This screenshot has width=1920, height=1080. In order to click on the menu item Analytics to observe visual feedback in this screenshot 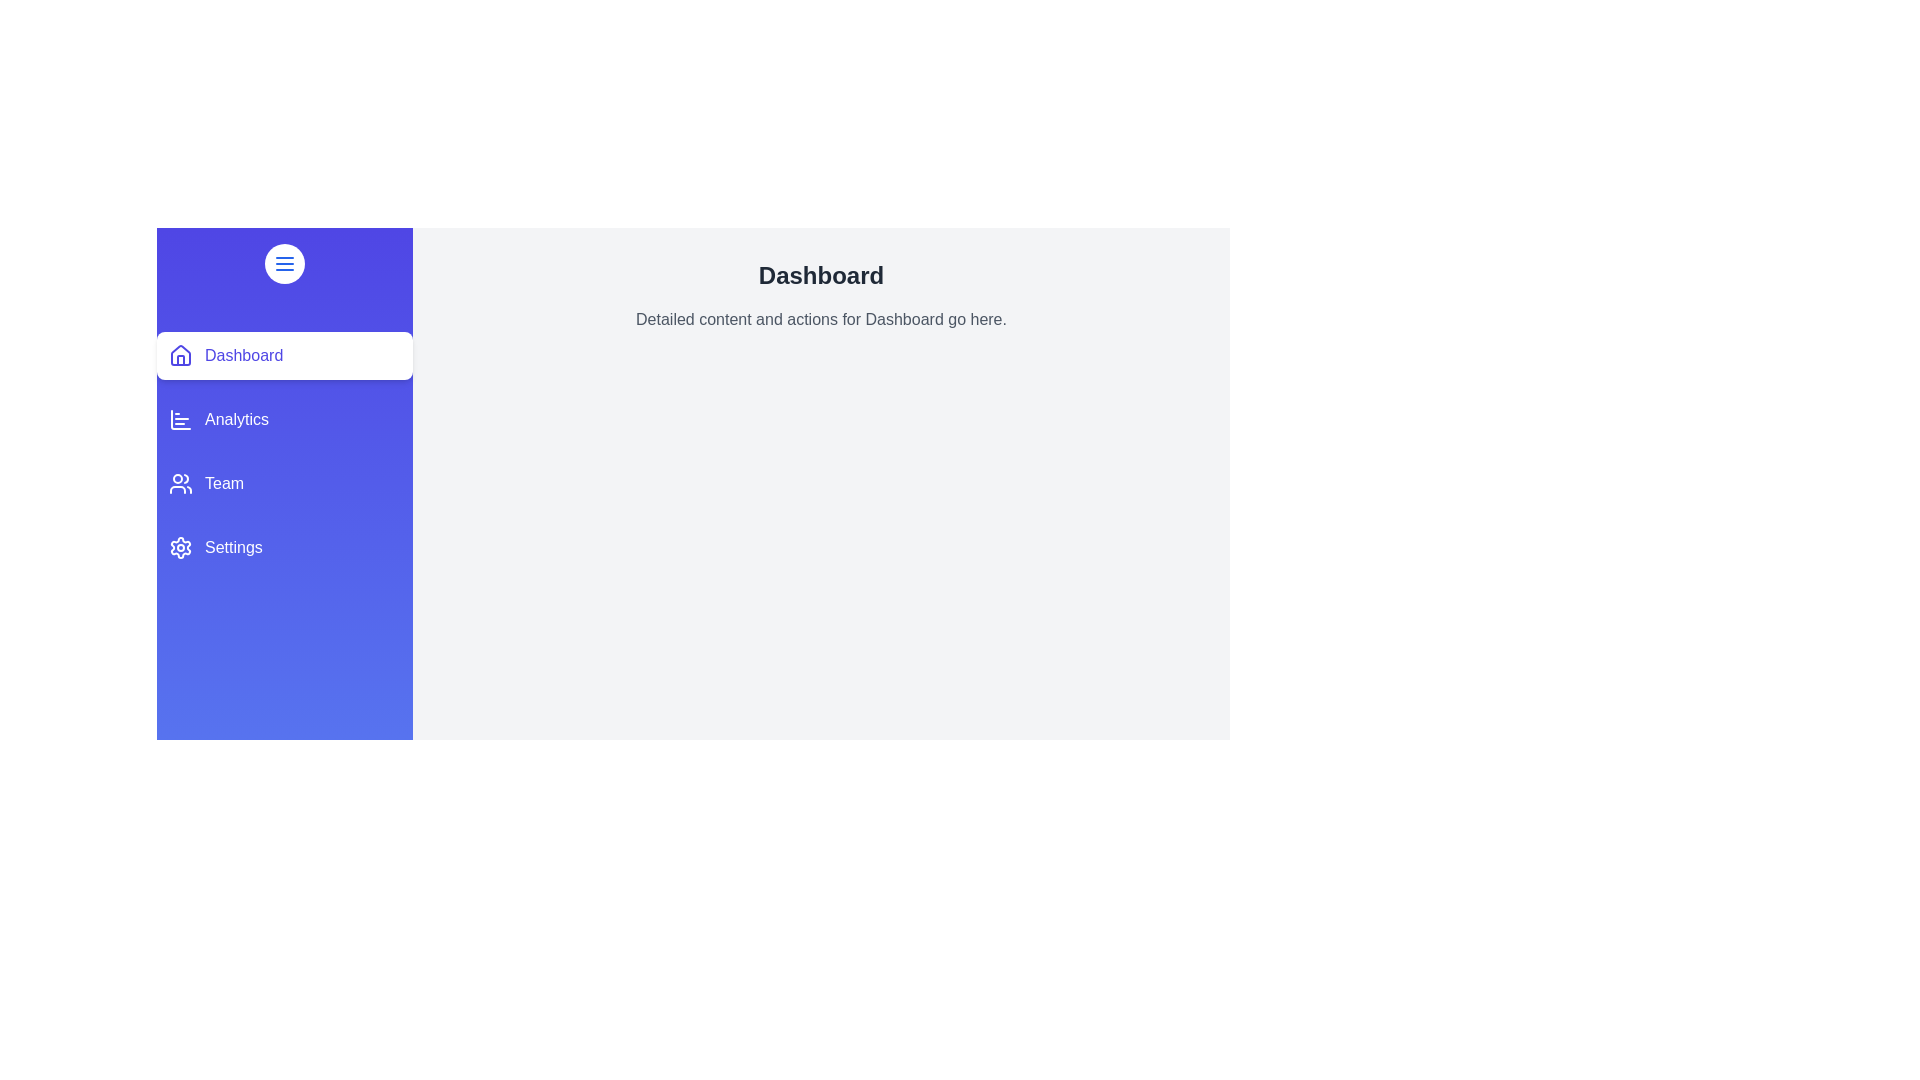, I will do `click(283, 419)`.